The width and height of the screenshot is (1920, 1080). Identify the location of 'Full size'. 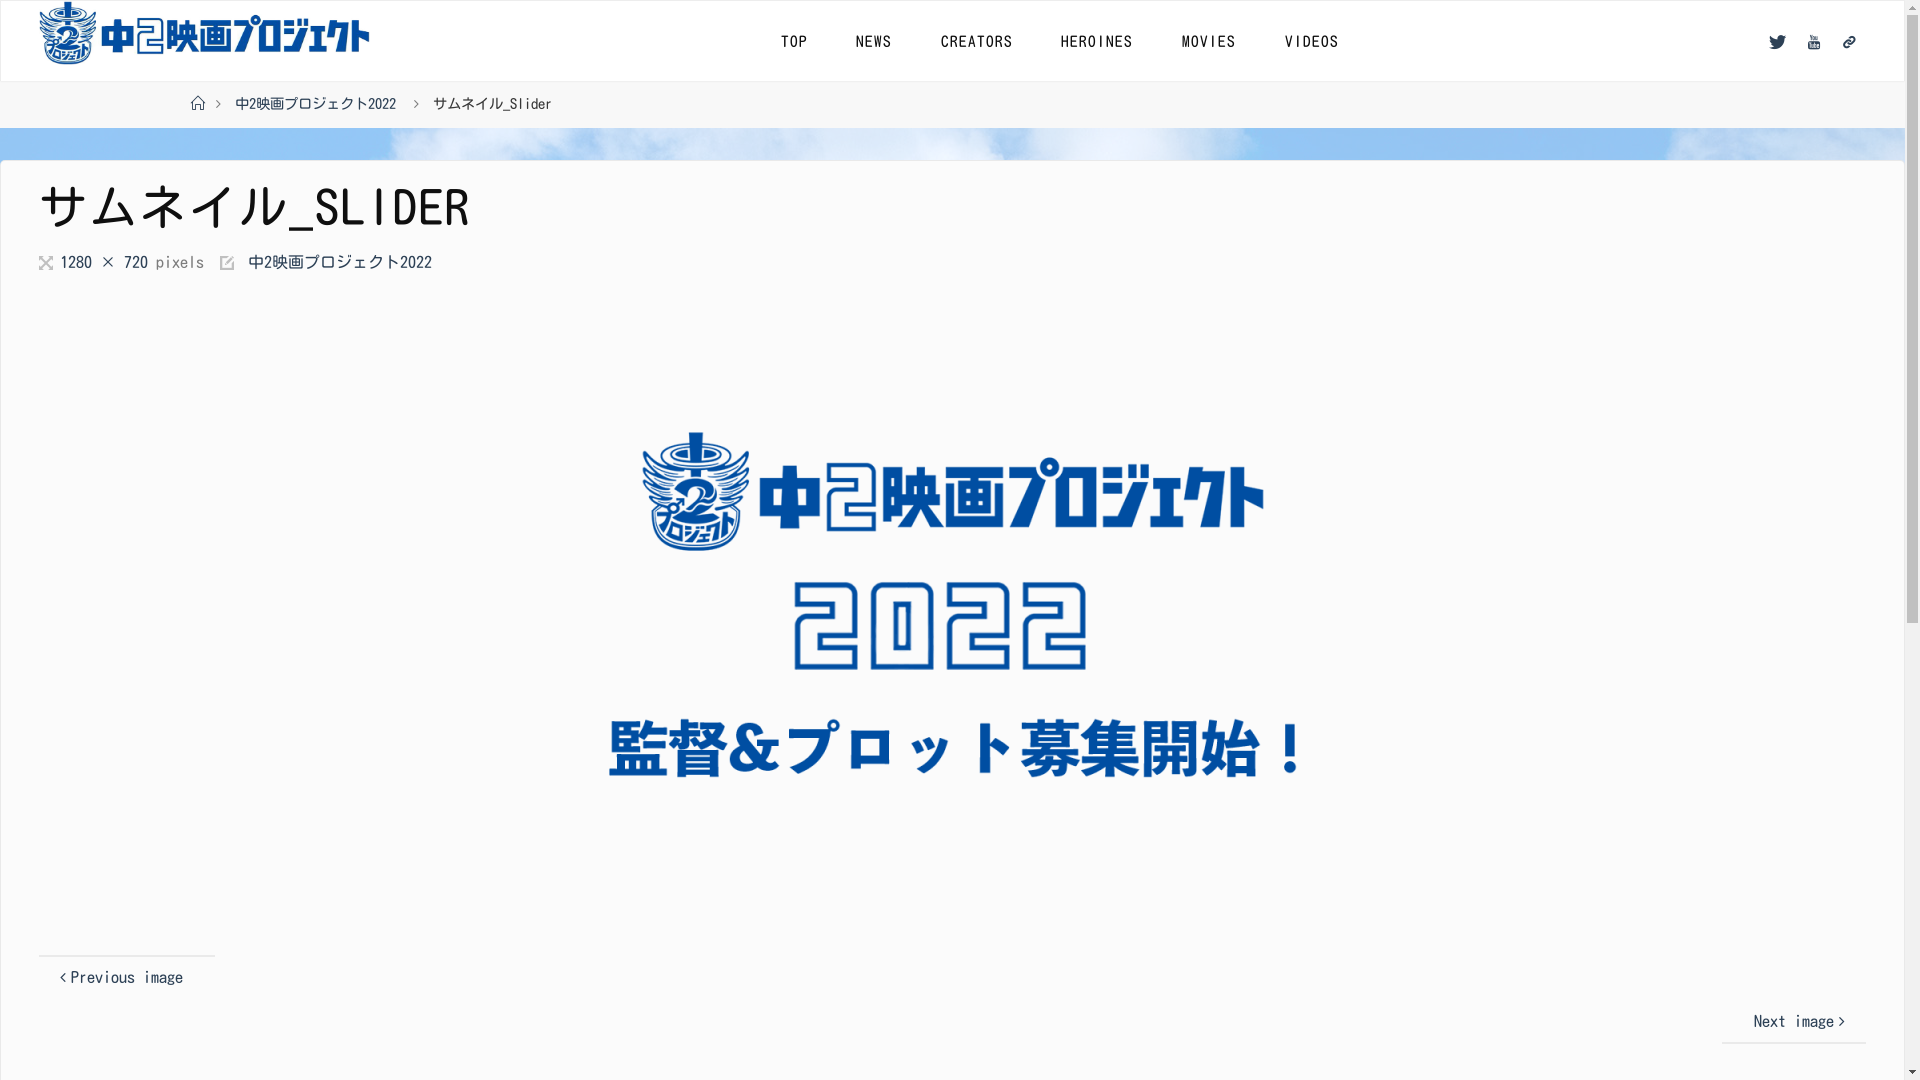
(47, 261).